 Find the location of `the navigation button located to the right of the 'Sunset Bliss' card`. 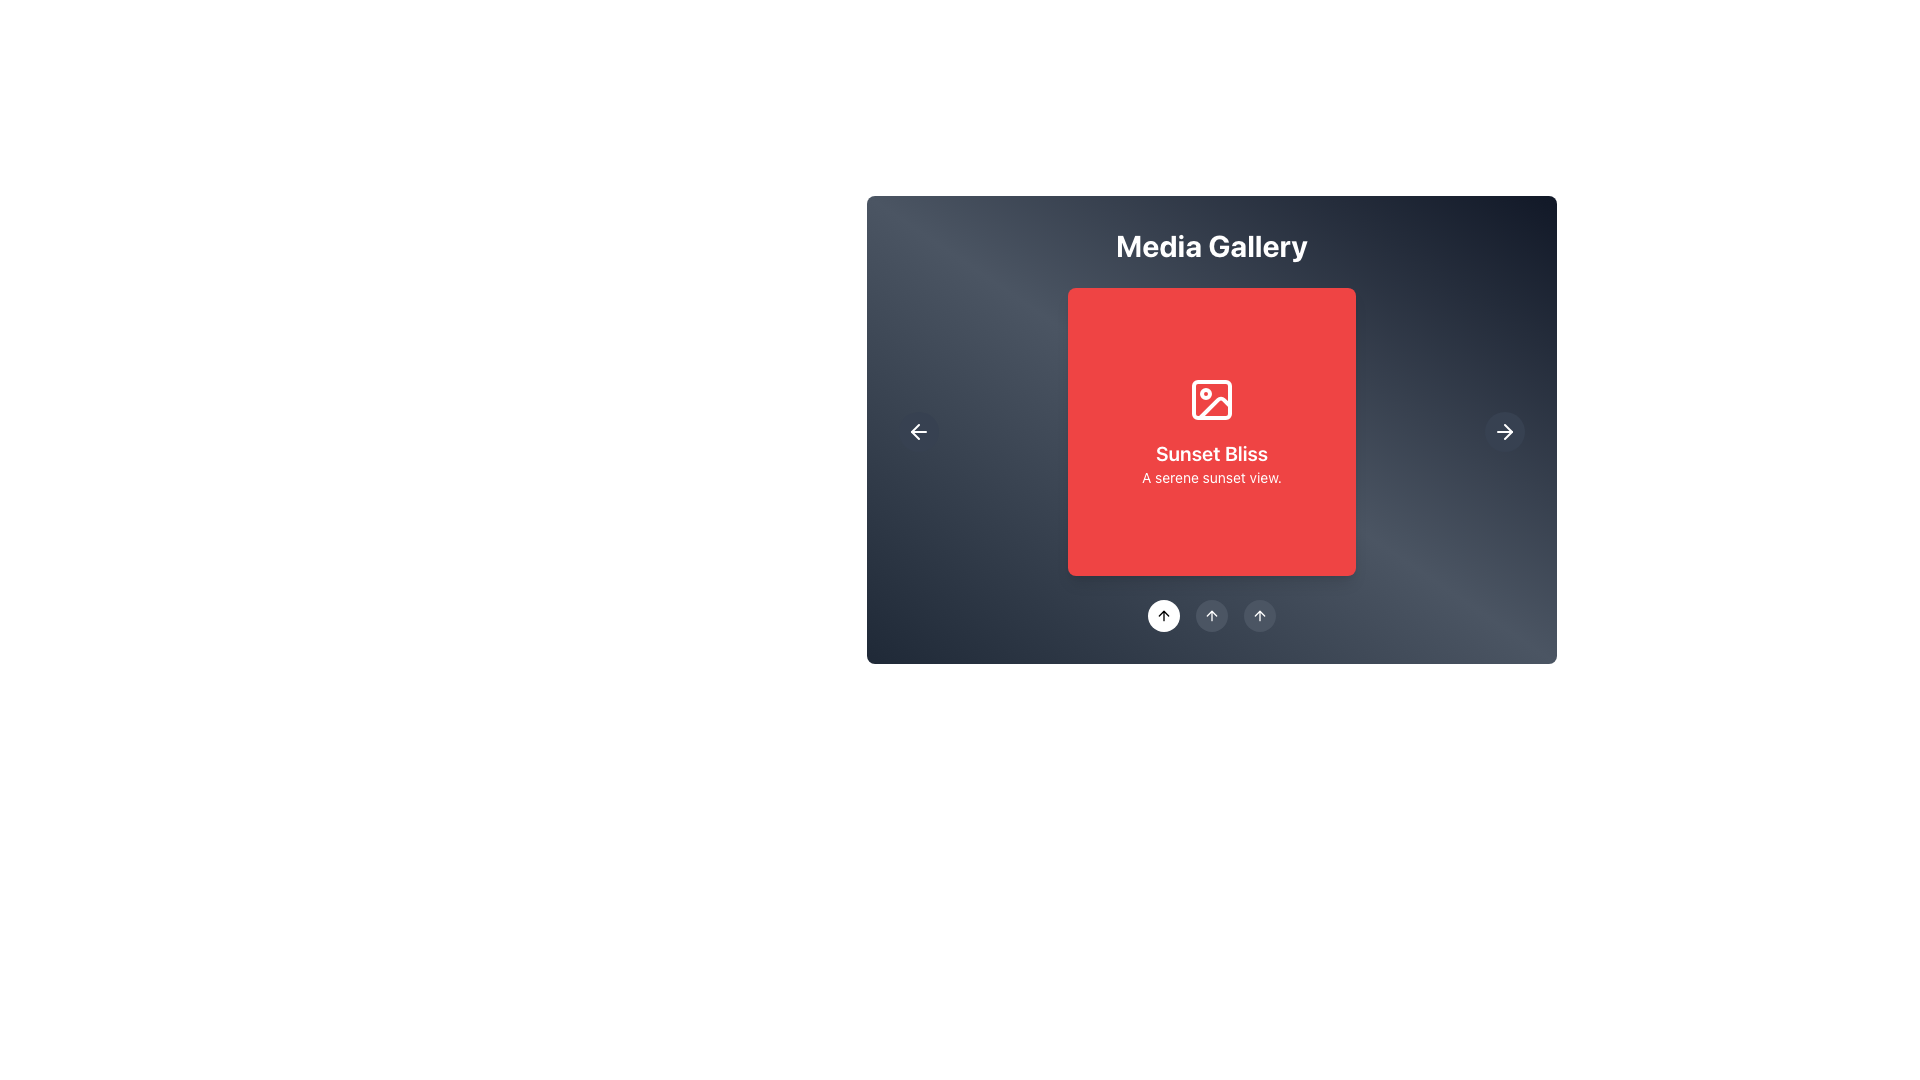

the navigation button located to the right of the 'Sunset Bliss' card is located at coordinates (1505, 431).